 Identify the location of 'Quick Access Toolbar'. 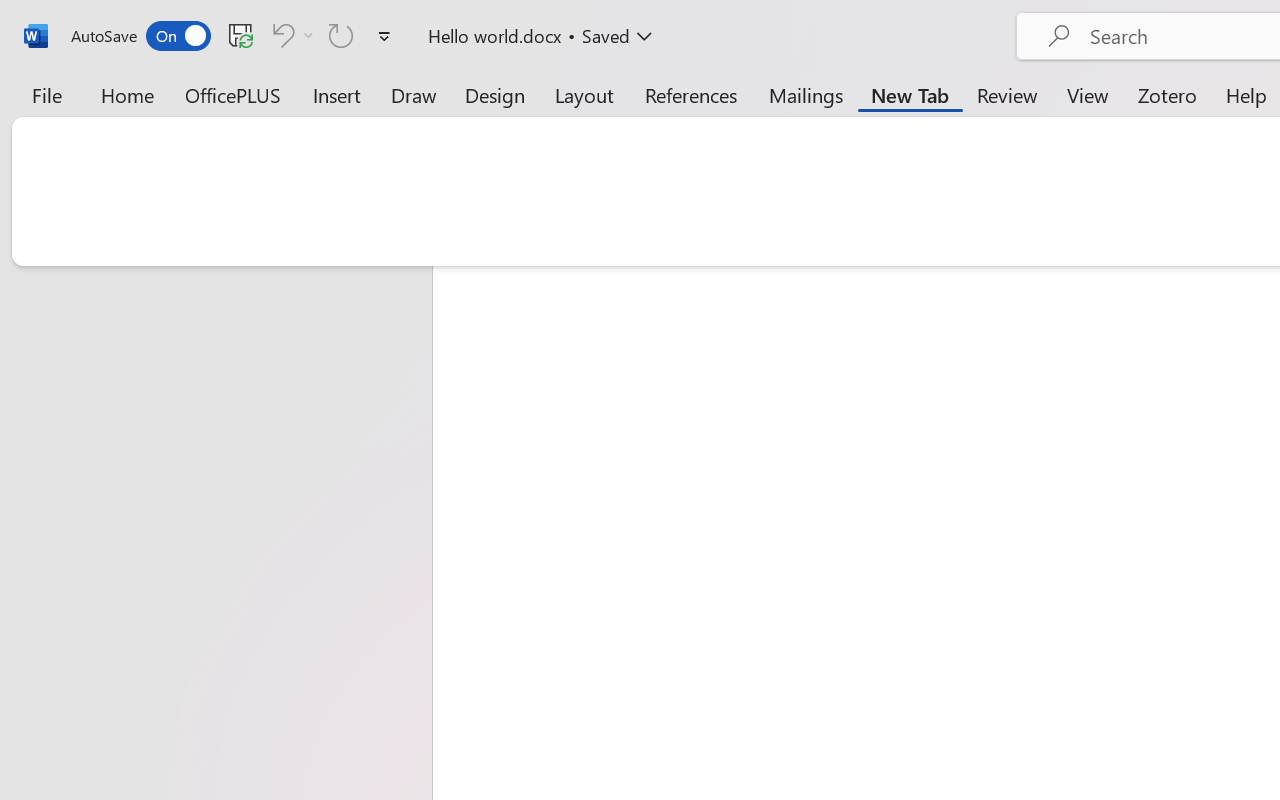
(234, 35).